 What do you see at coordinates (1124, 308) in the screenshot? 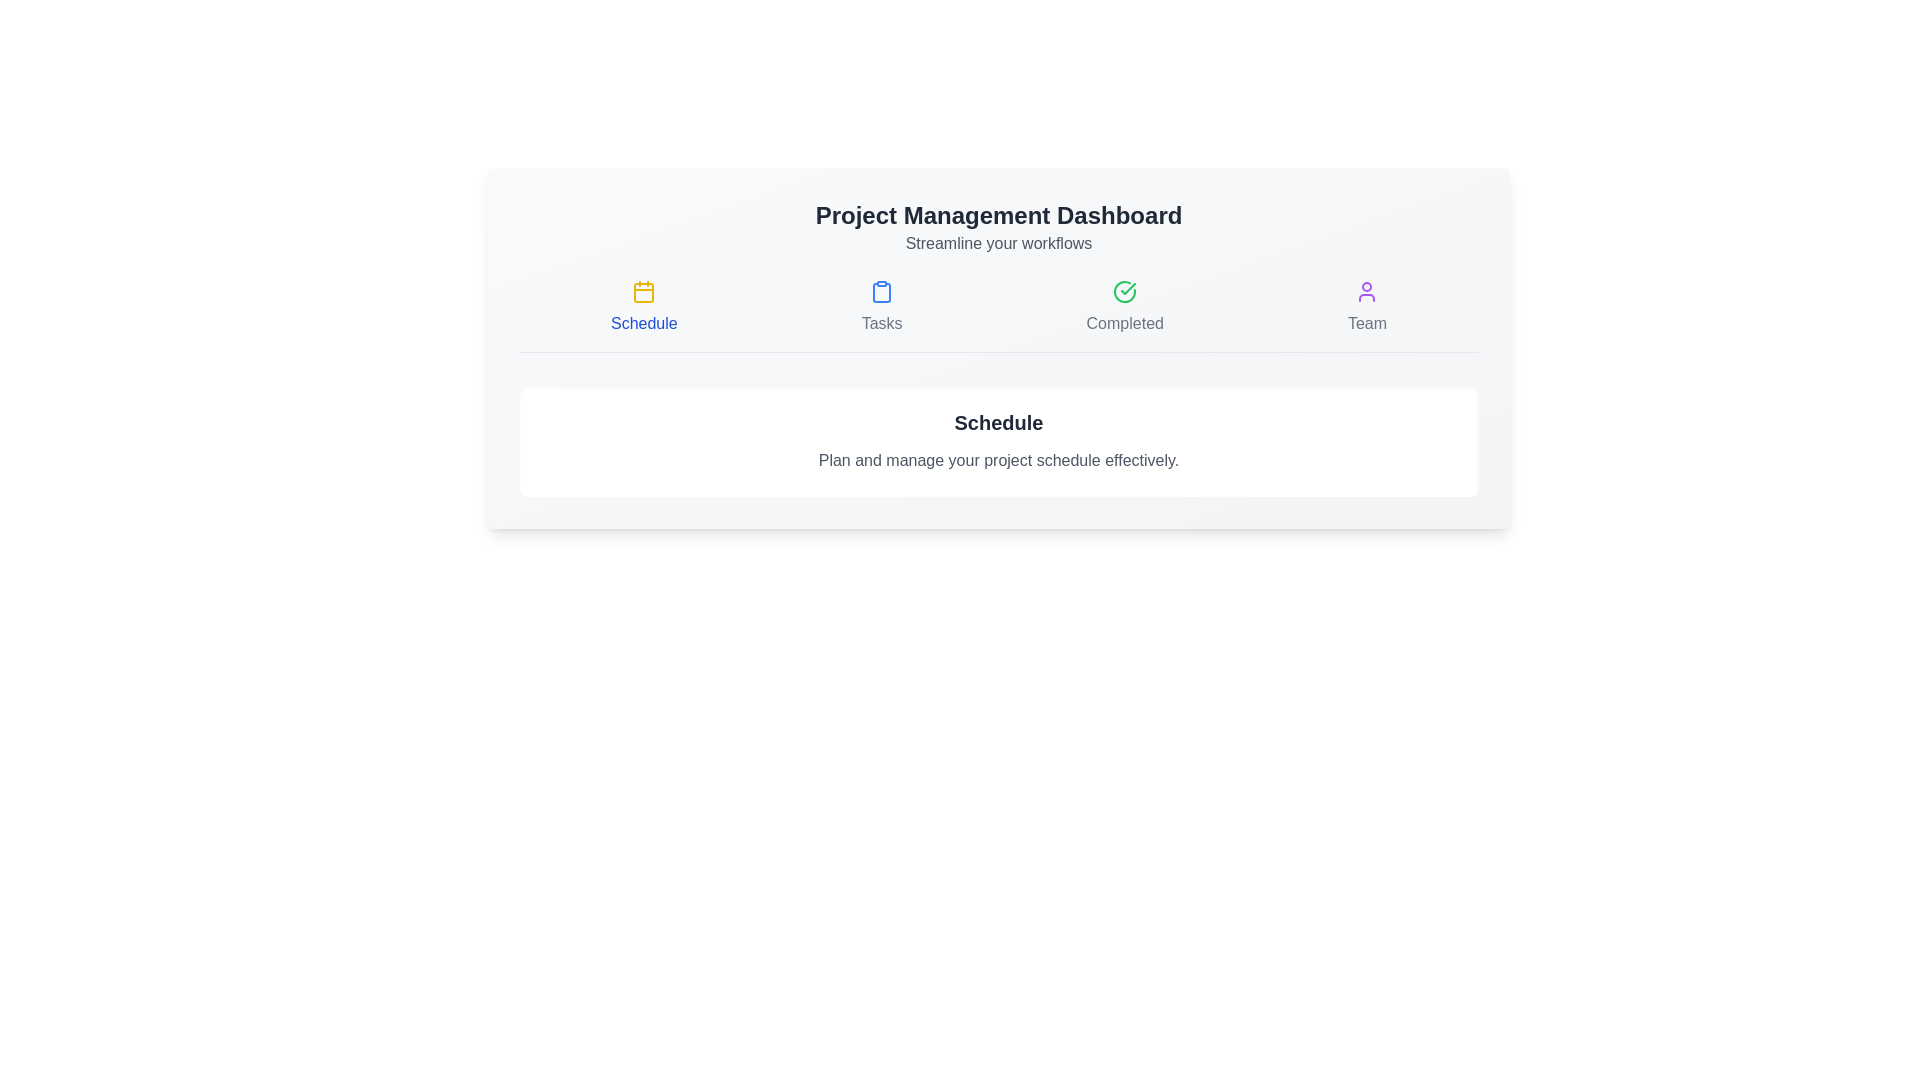
I see `the interactive element labeled 'Completed' to observe its hover effect` at bounding box center [1124, 308].